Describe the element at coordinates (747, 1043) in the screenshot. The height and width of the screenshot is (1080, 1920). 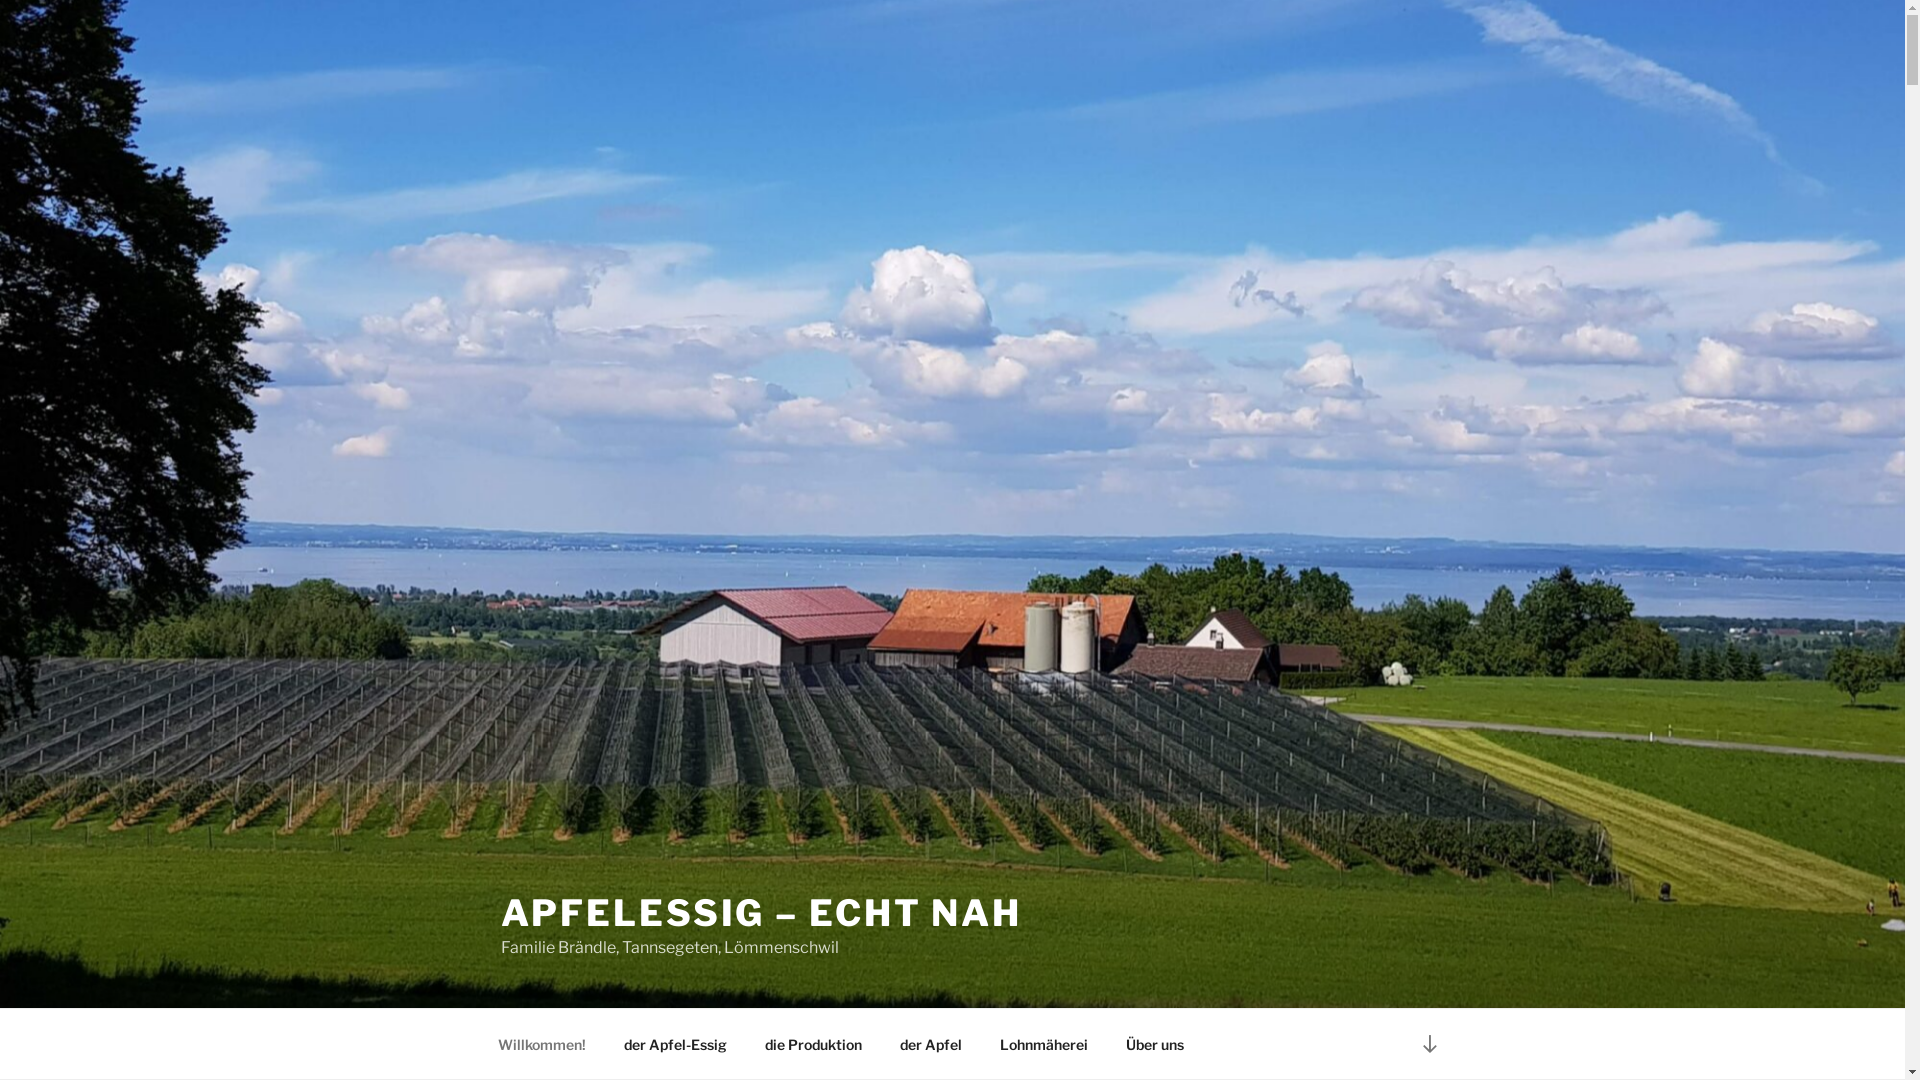
I see `'die Produktion'` at that location.